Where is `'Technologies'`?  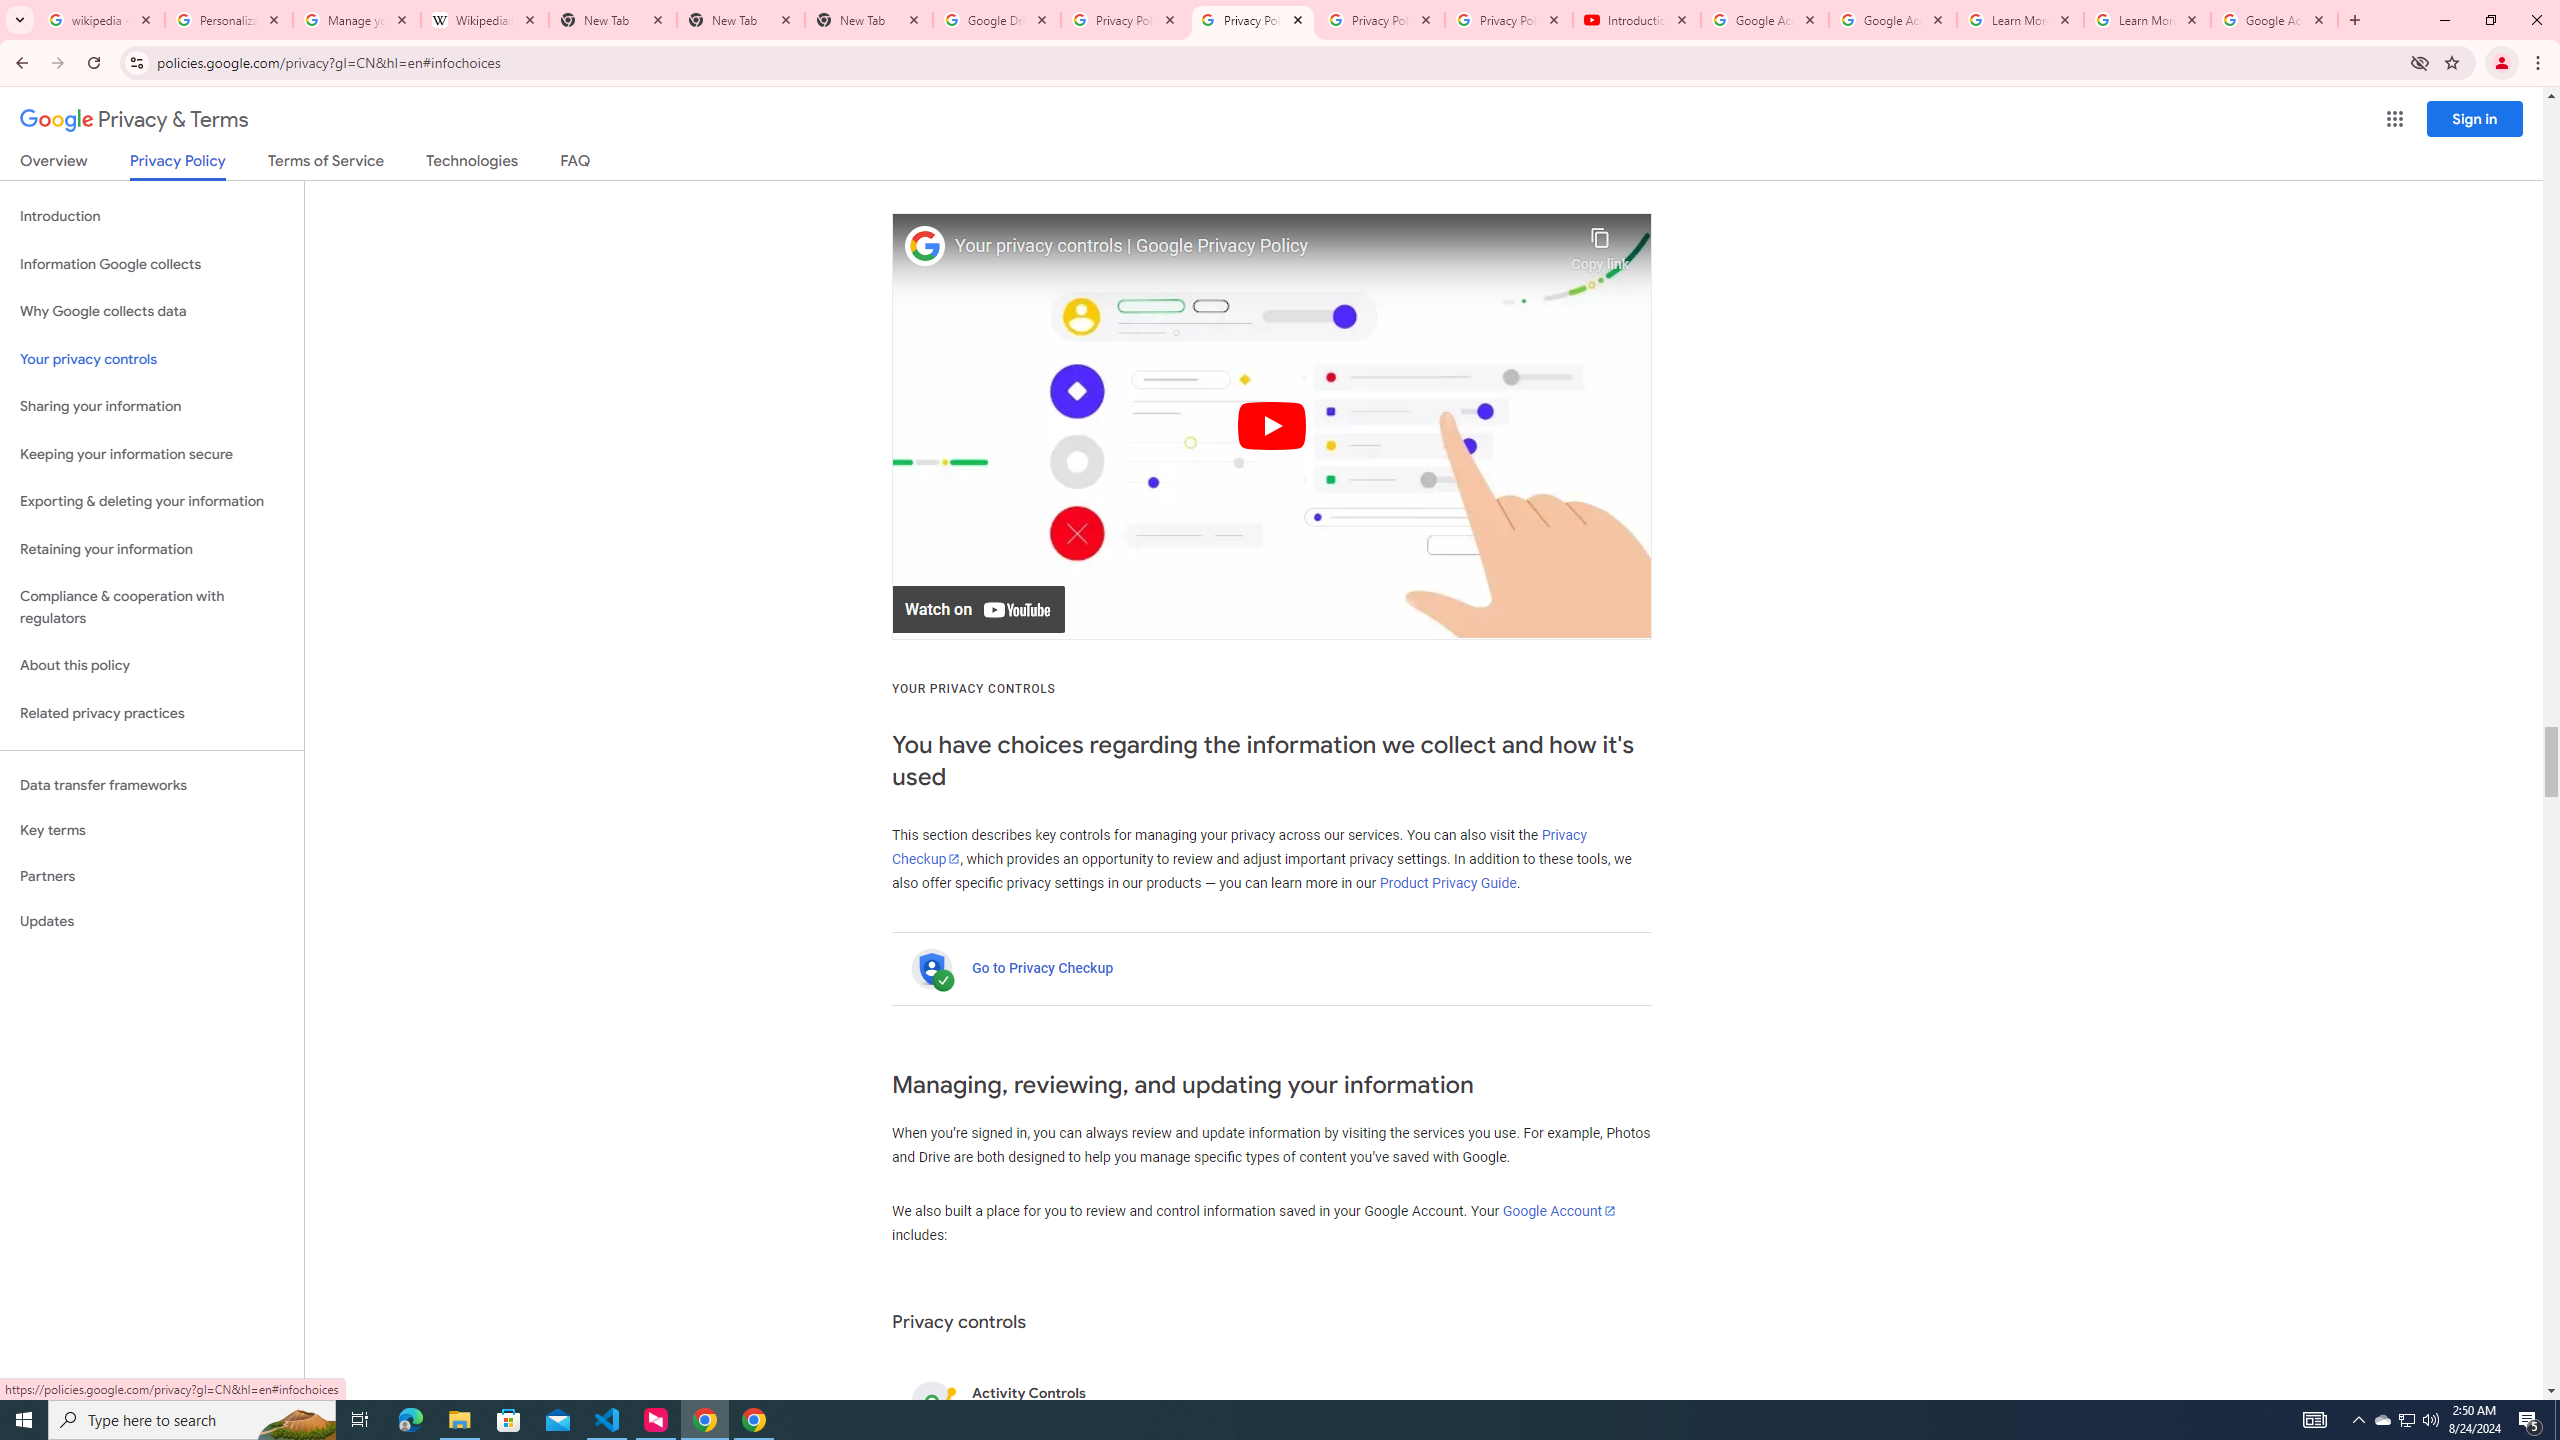
'Technologies' is located at coordinates (472, 164).